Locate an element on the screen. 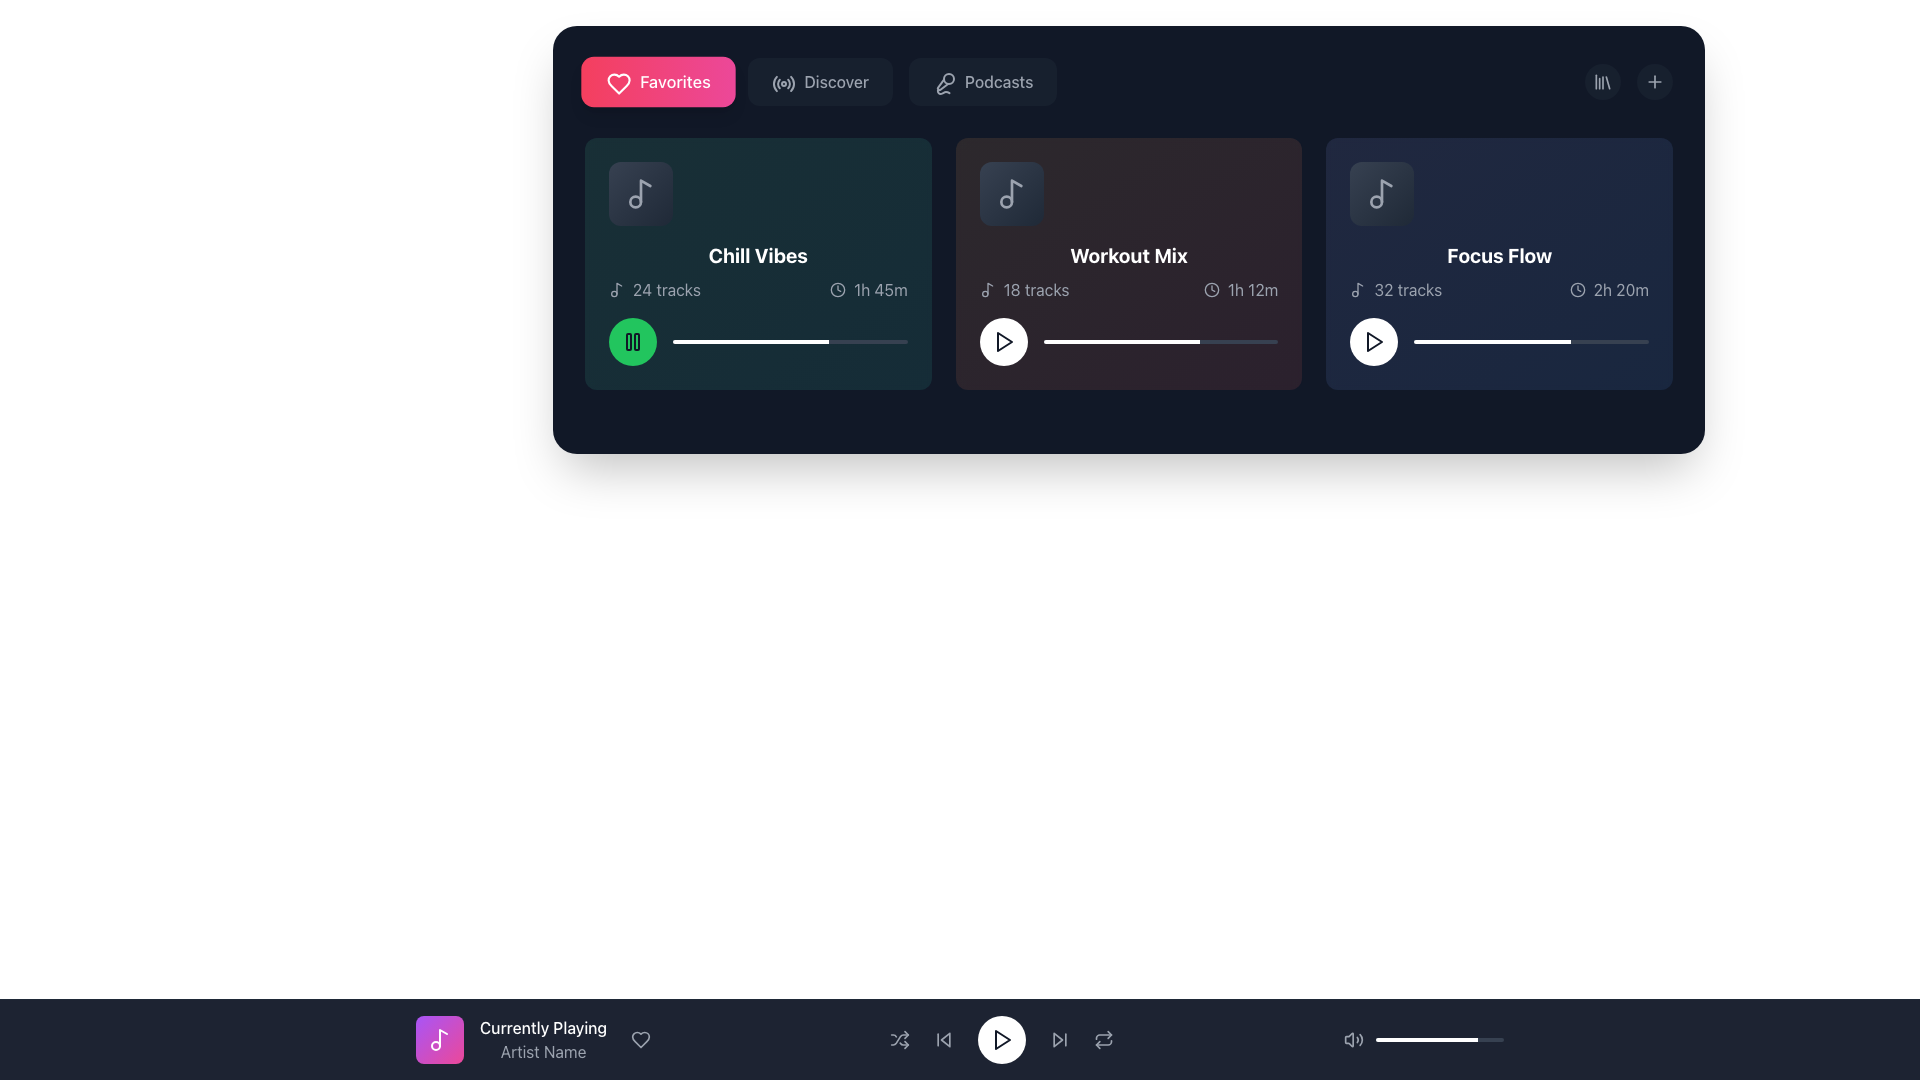 Image resolution: width=1920 pixels, height=1080 pixels. the text label indicating the total number of tracks in the 'Chill Vibes' playlist, positioned adjacent to a music note icon and above the playtime indication is located at coordinates (667, 289).